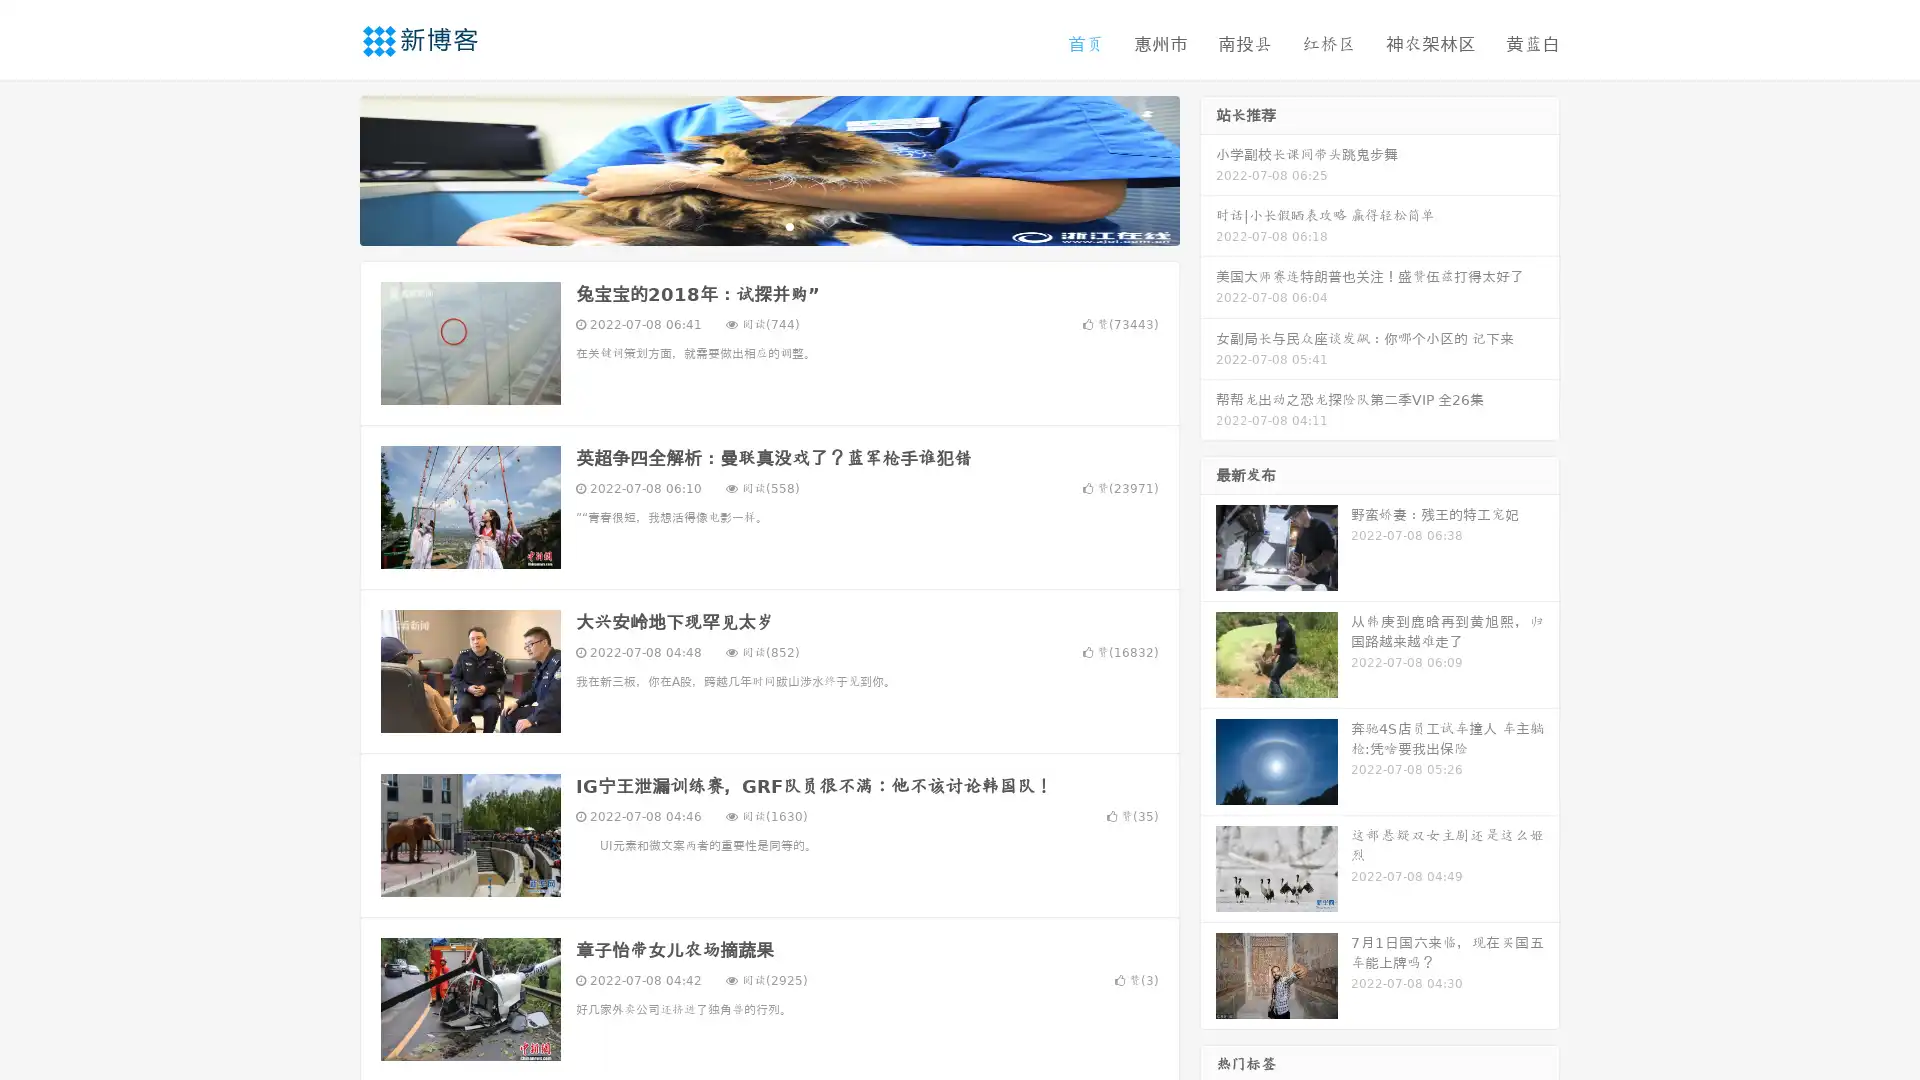 Image resolution: width=1920 pixels, height=1080 pixels. Describe the element at coordinates (1208, 168) in the screenshot. I see `Next slide` at that location.